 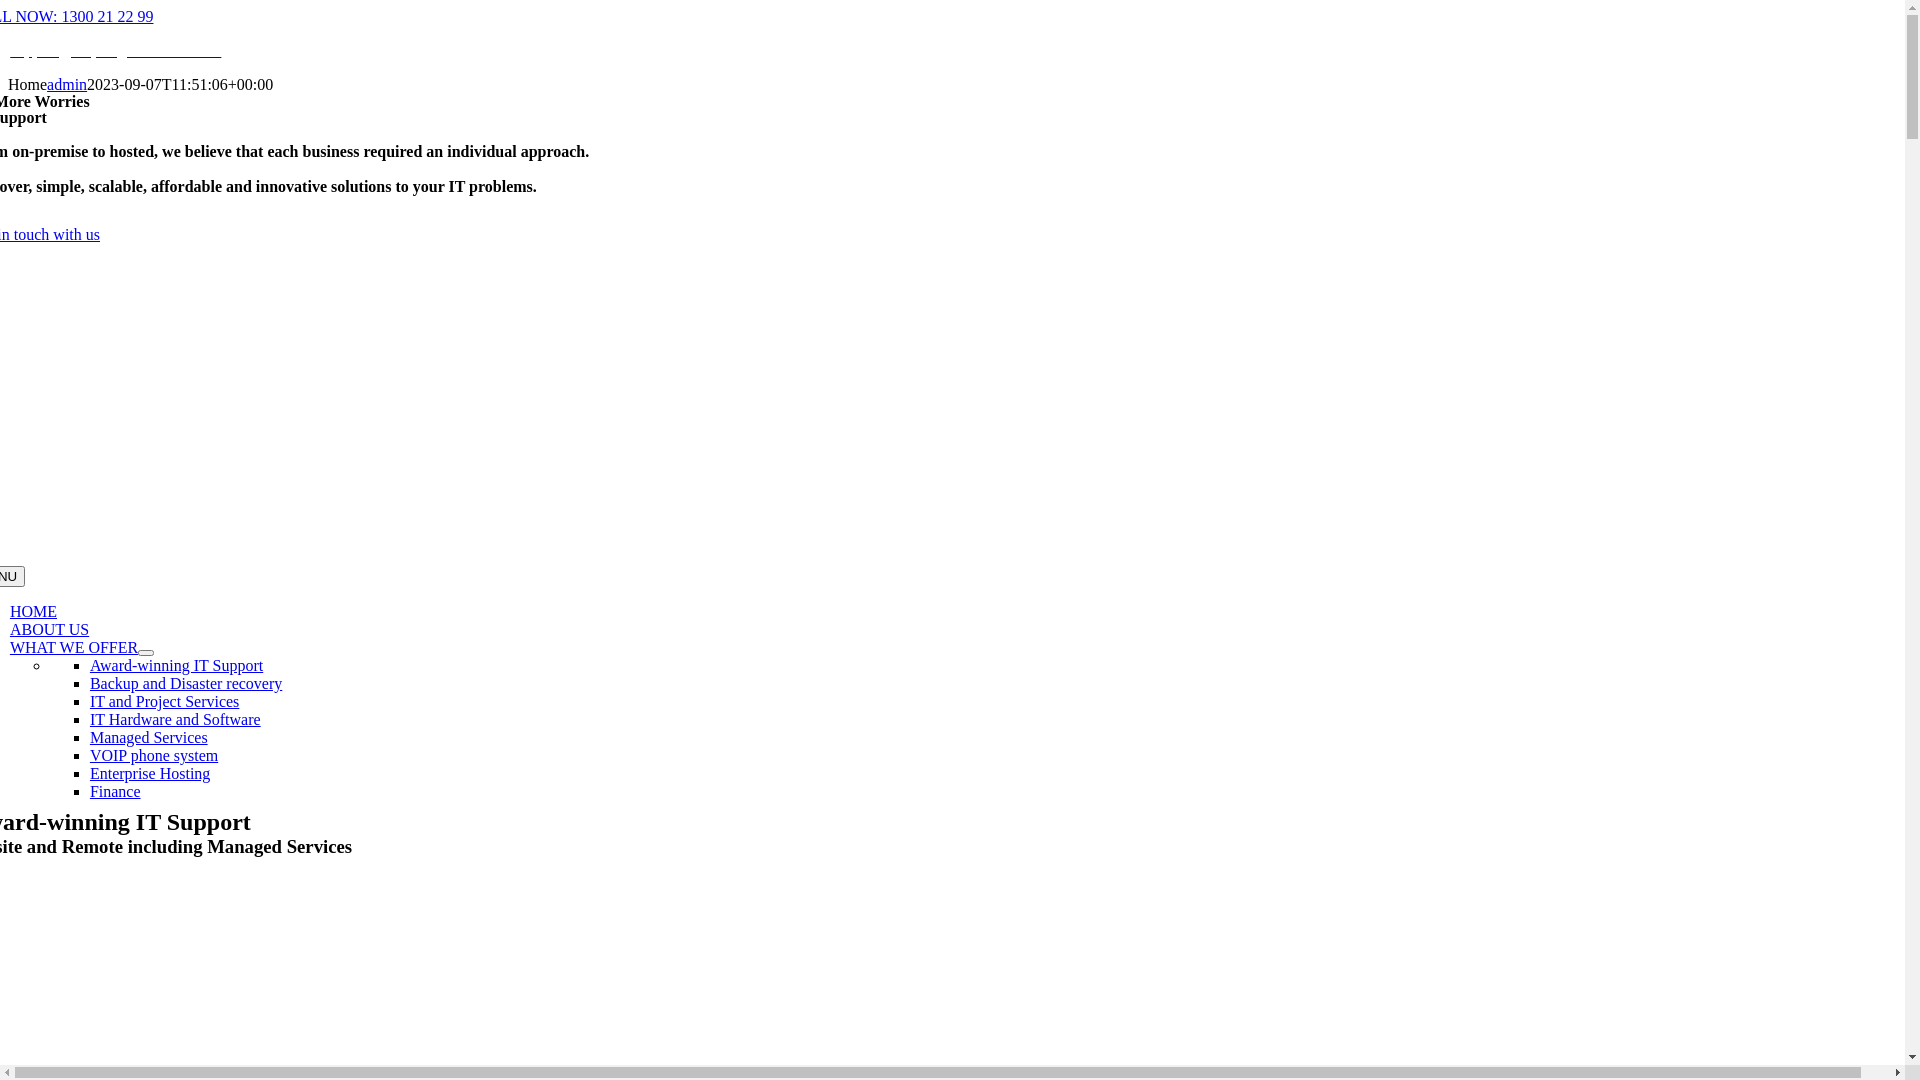 What do you see at coordinates (49, 628) in the screenshot?
I see `'ABOUT US'` at bounding box center [49, 628].